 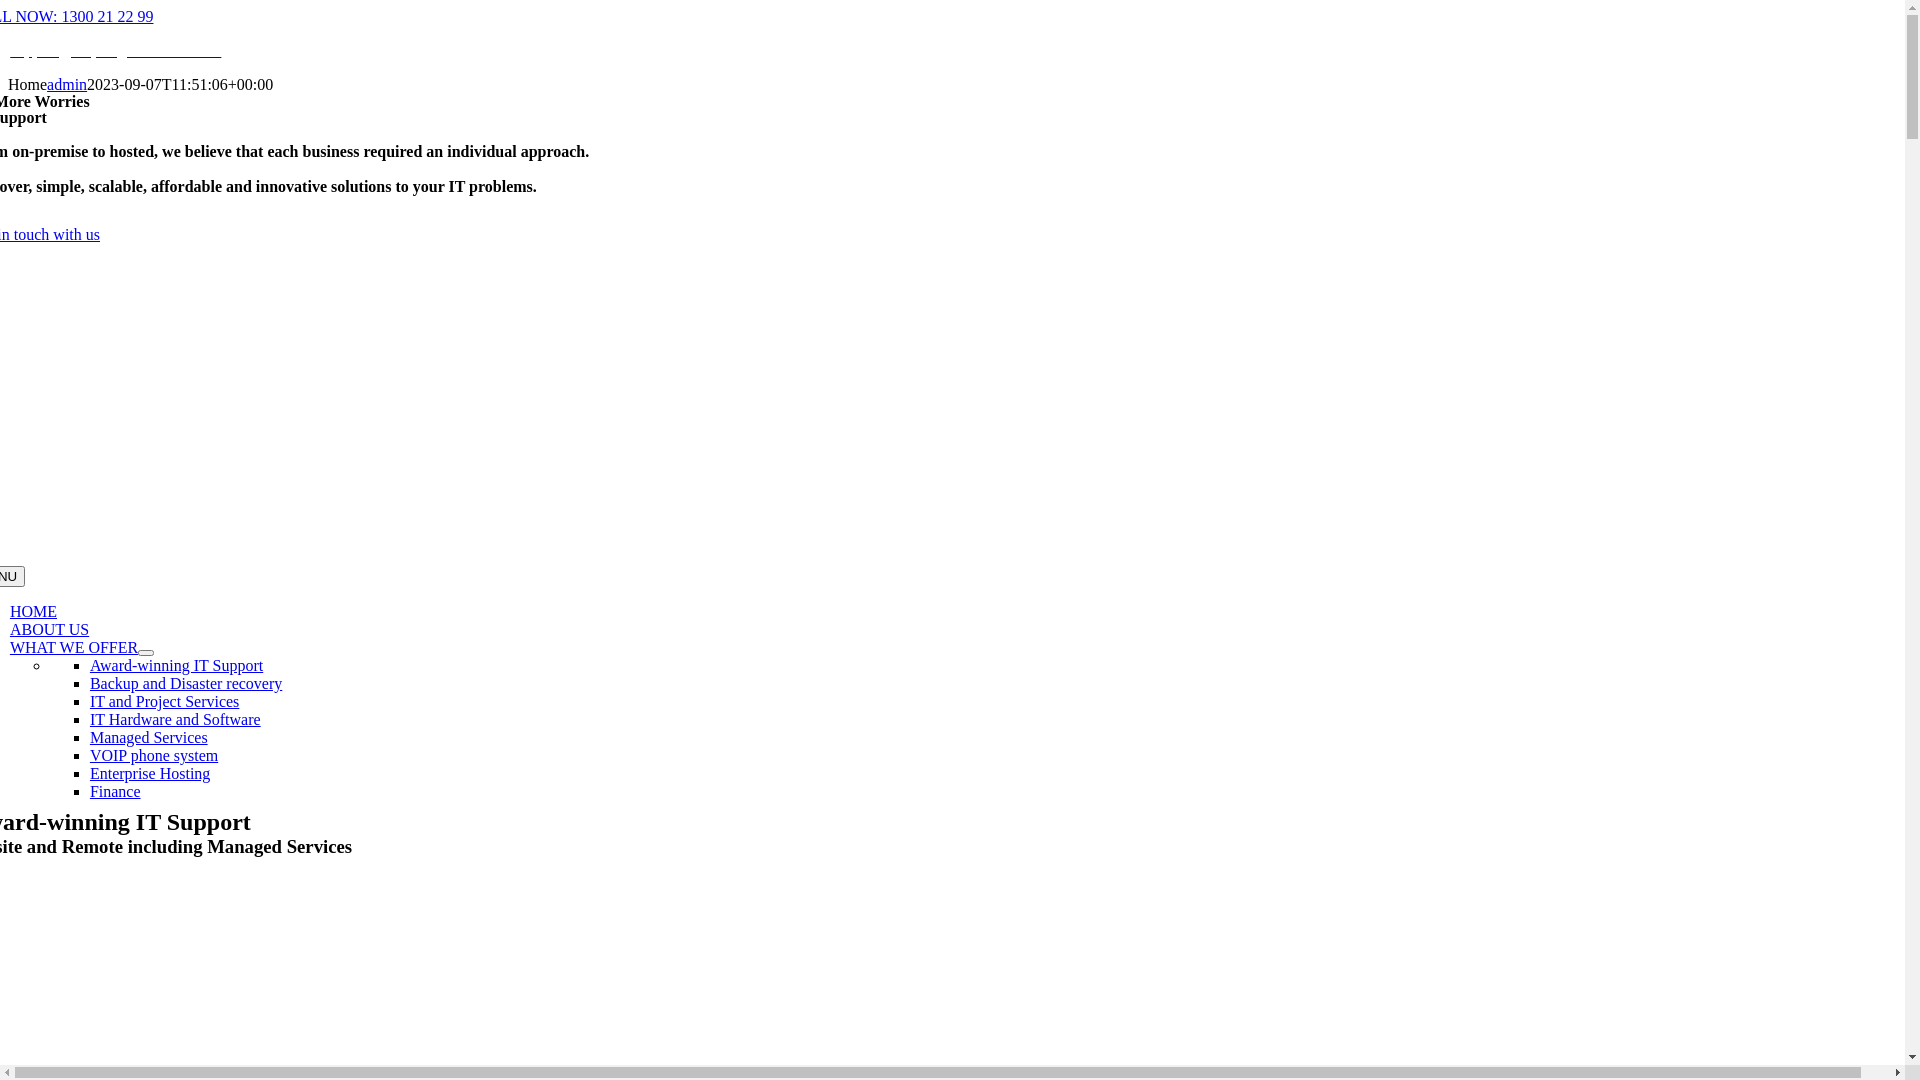 What do you see at coordinates (49, 628) in the screenshot?
I see `'ABOUT US'` at bounding box center [49, 628].